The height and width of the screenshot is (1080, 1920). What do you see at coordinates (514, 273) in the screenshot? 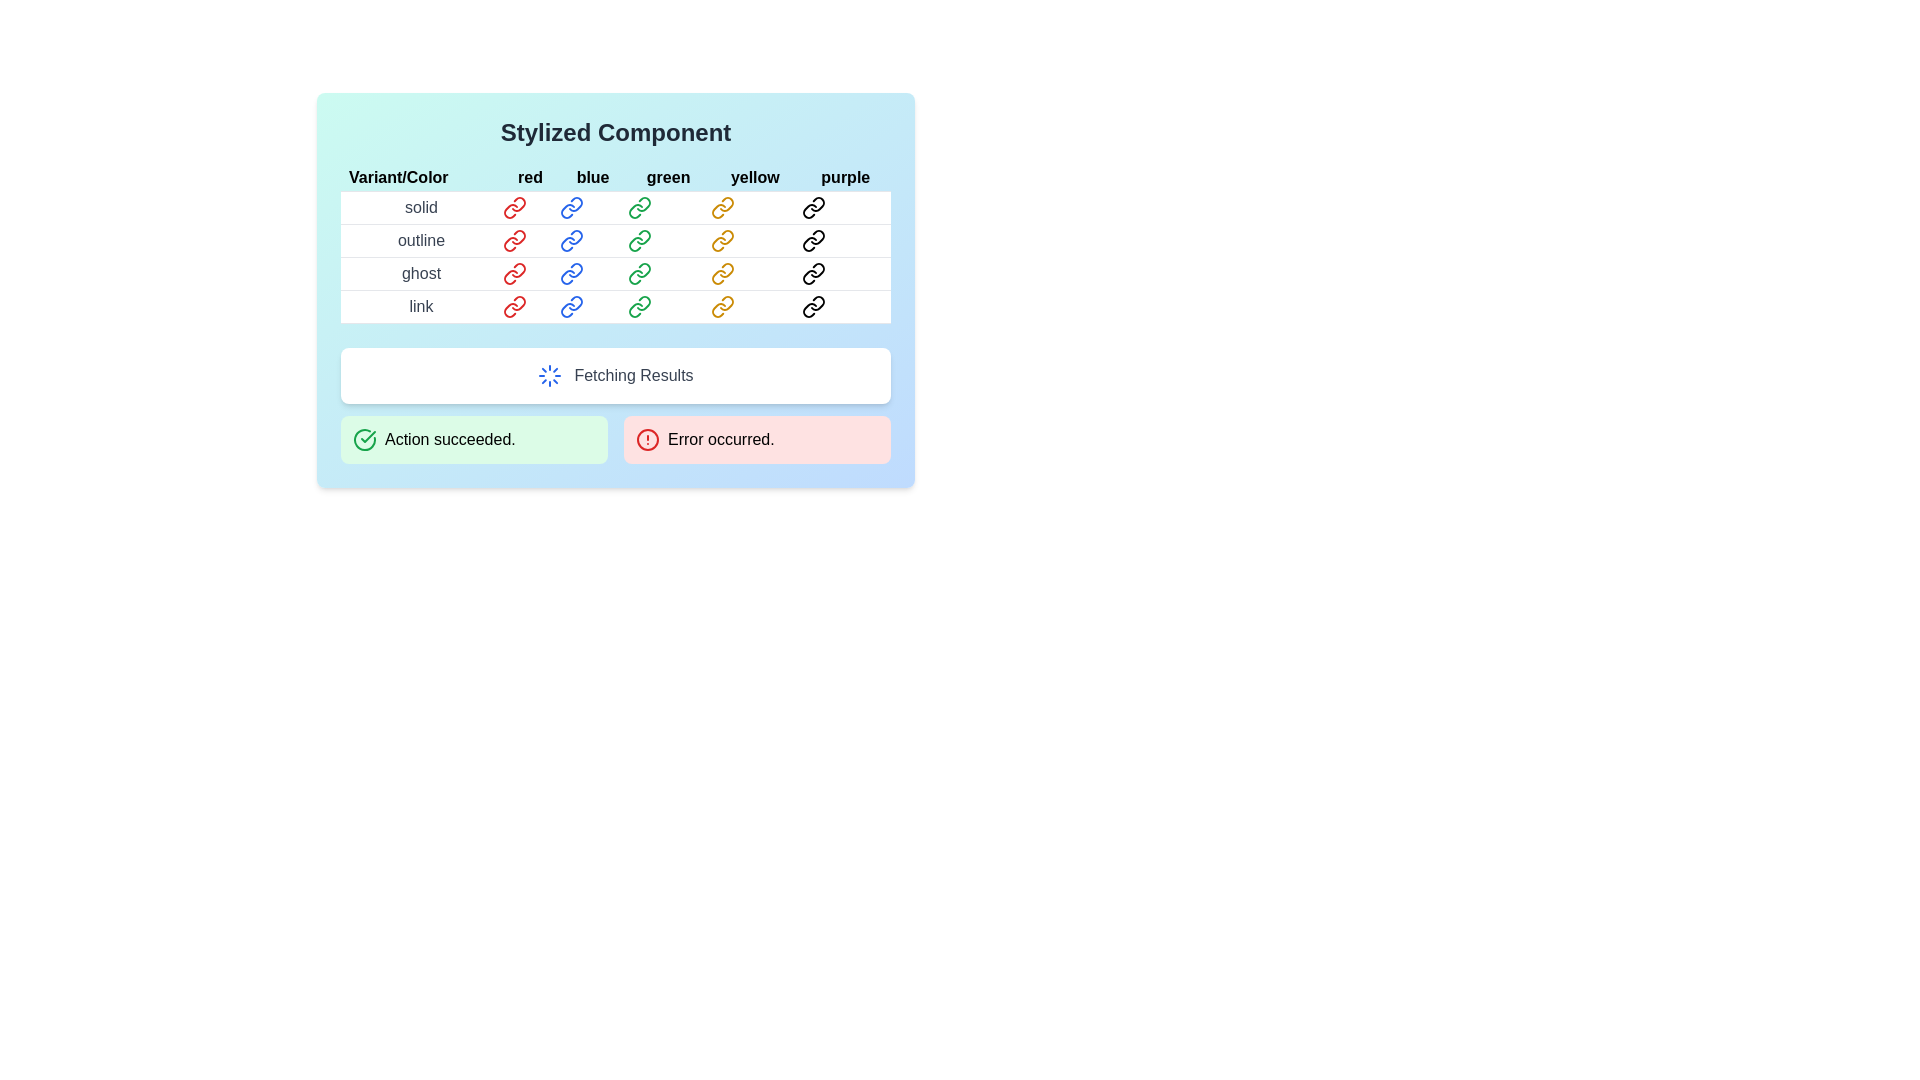
I see `the red-colored link icon with a 'ghost red' label located in the first entry of the 'ghost' row under the 'red' column of the 'Stylized Component' table` at bounding box center [514, 273].